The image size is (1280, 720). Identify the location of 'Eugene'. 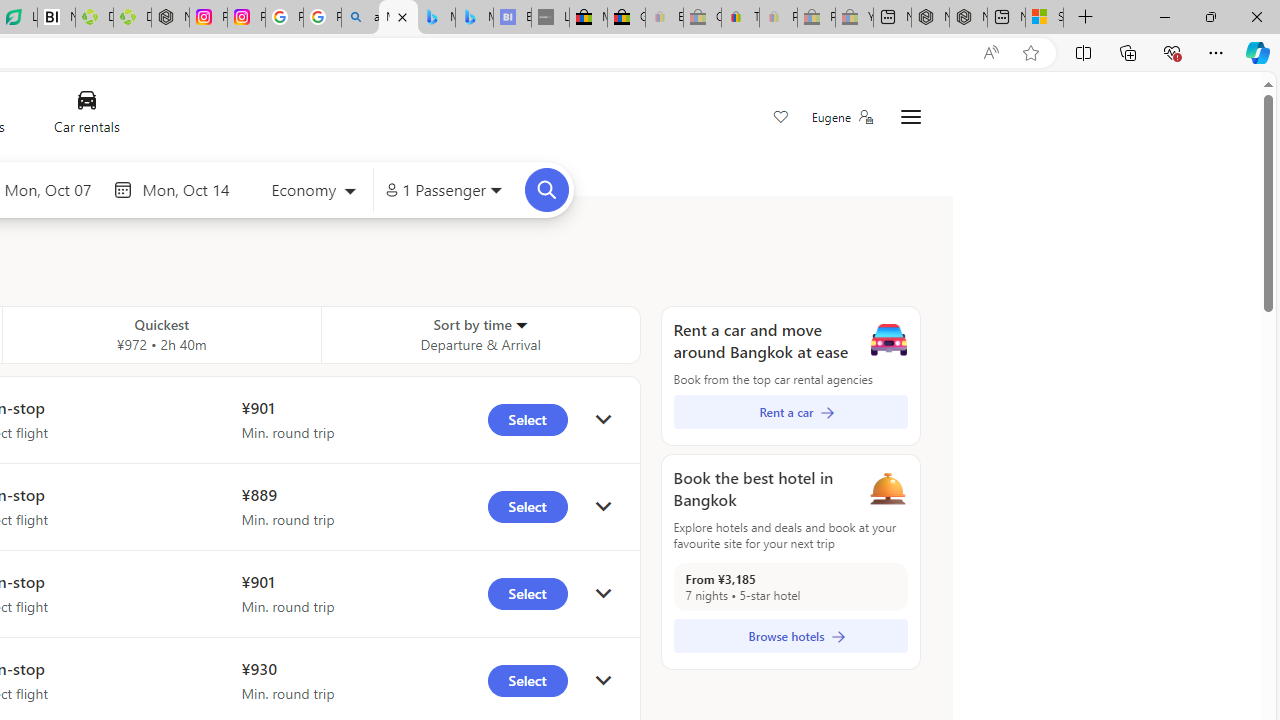
(841, 117).